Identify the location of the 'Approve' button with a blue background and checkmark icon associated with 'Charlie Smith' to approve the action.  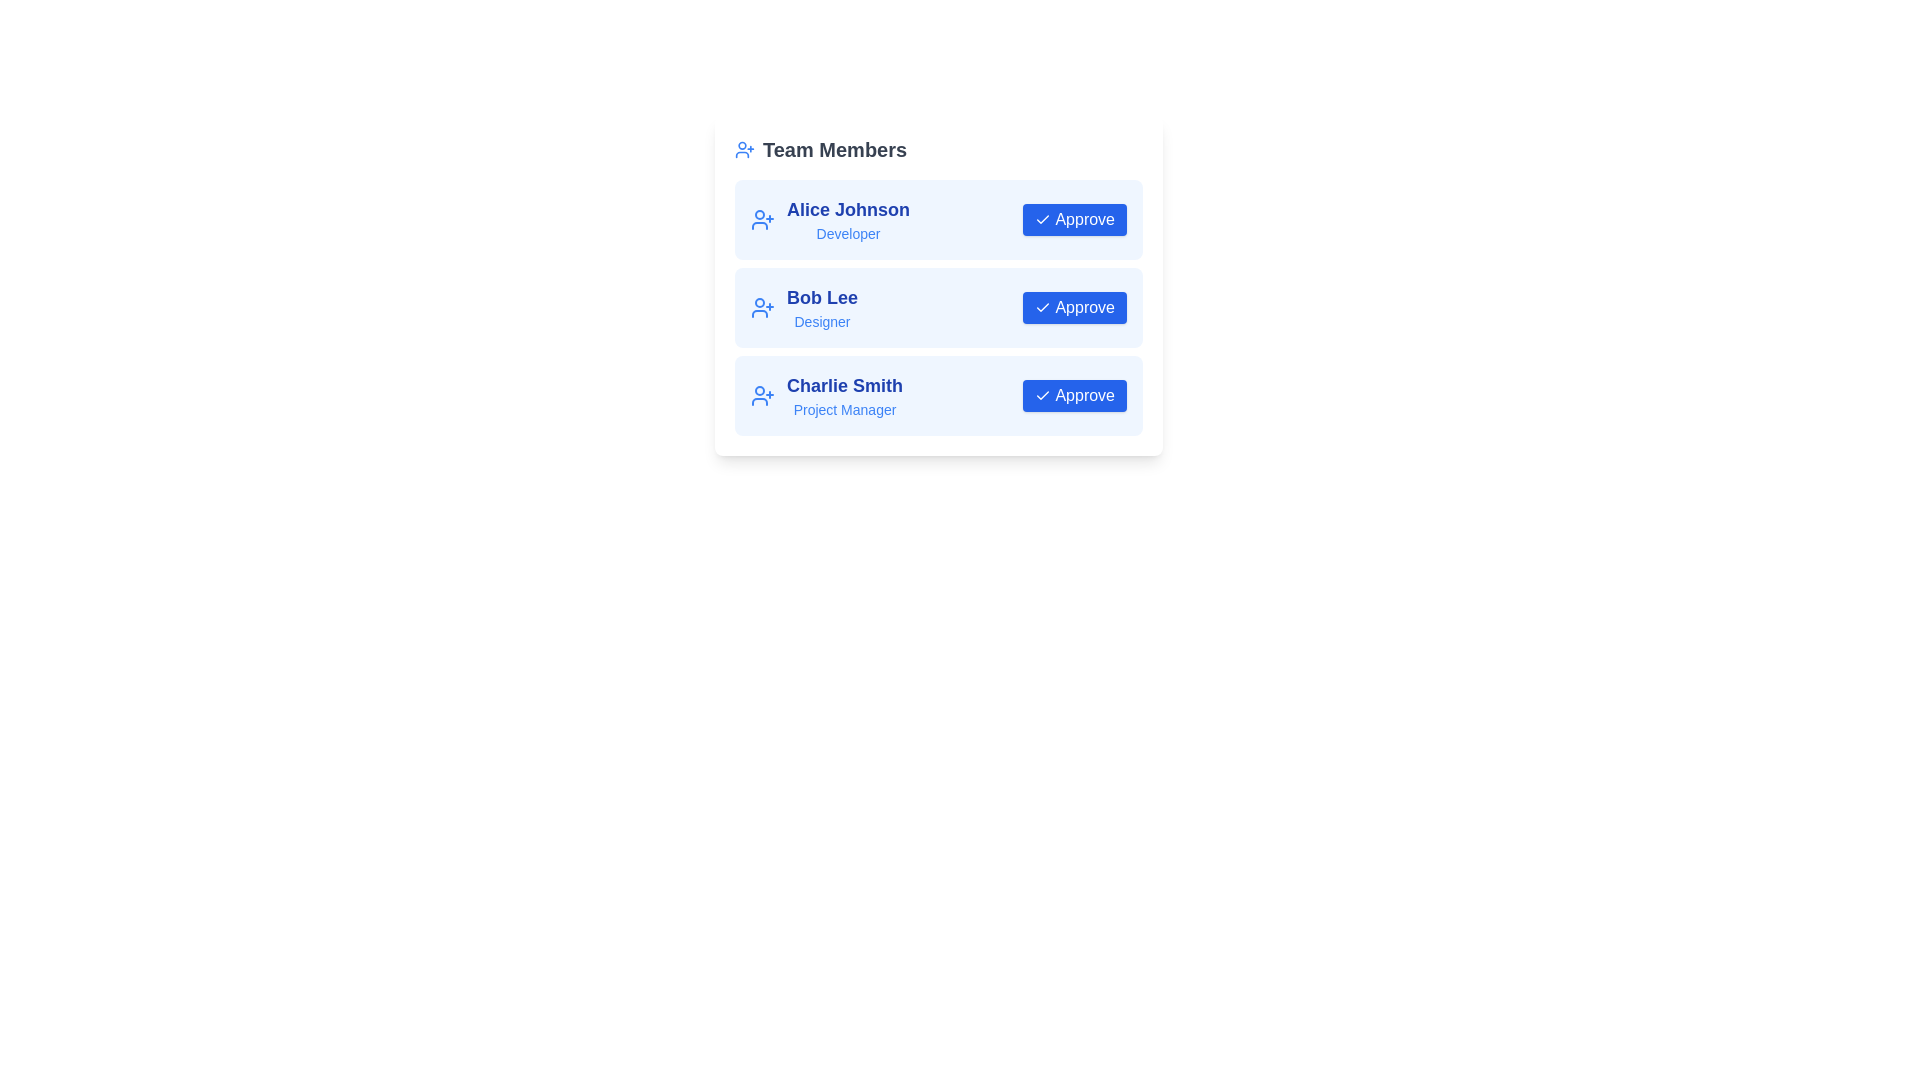
(1074, 396).